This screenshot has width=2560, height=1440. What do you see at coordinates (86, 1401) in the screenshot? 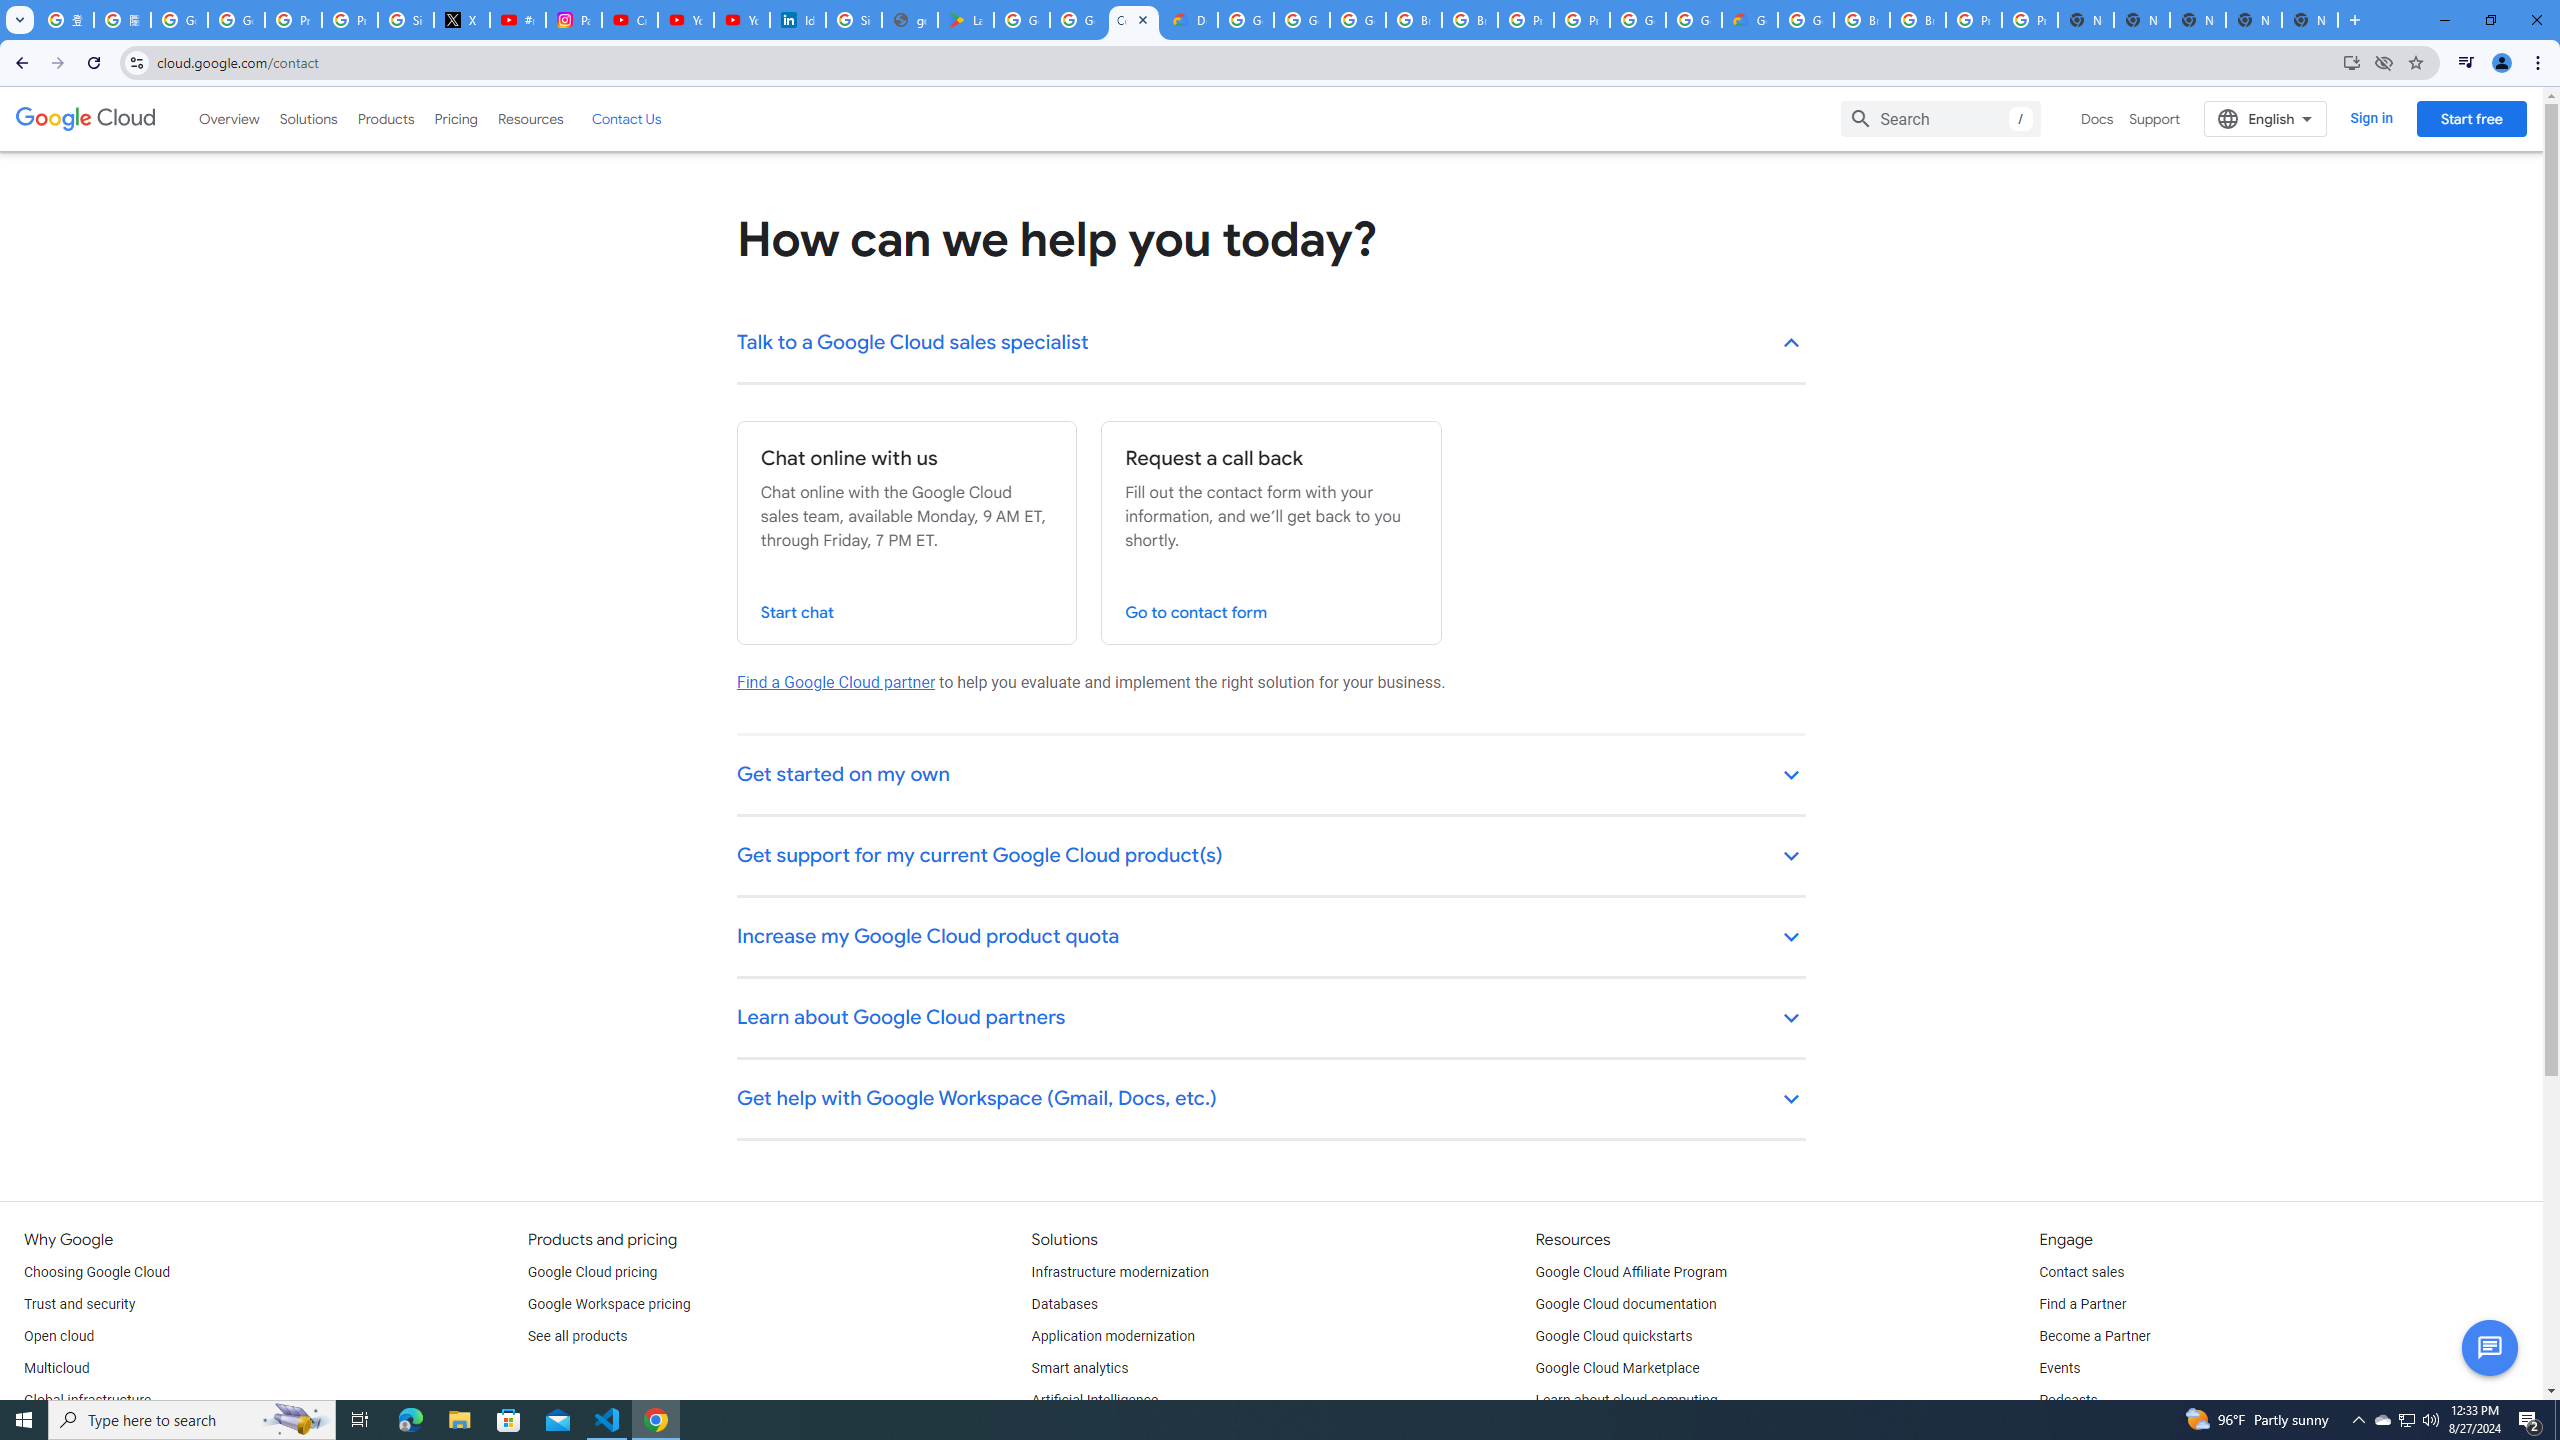
I see `'Global infrastructure'` at bounding box center [86, 1401].